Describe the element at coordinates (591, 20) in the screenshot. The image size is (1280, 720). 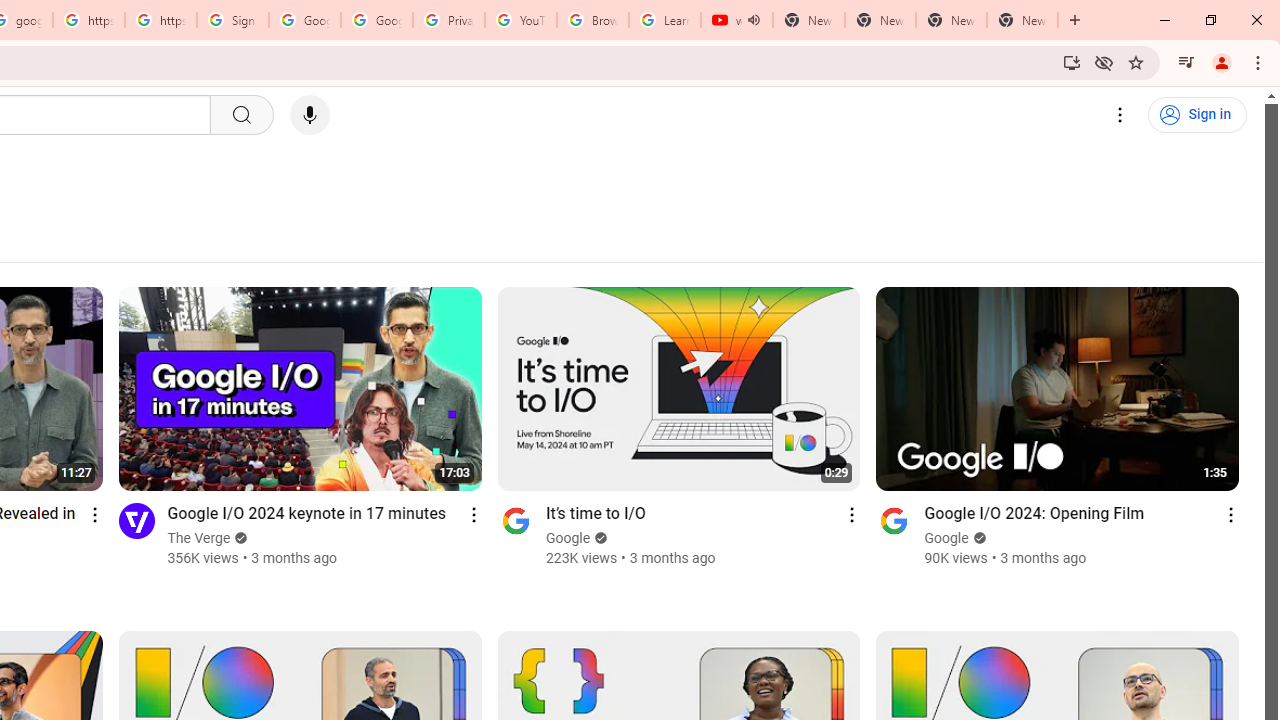
I see `'Browse Chrome as a guest - Computer - Google Chrome Help'` at that location.